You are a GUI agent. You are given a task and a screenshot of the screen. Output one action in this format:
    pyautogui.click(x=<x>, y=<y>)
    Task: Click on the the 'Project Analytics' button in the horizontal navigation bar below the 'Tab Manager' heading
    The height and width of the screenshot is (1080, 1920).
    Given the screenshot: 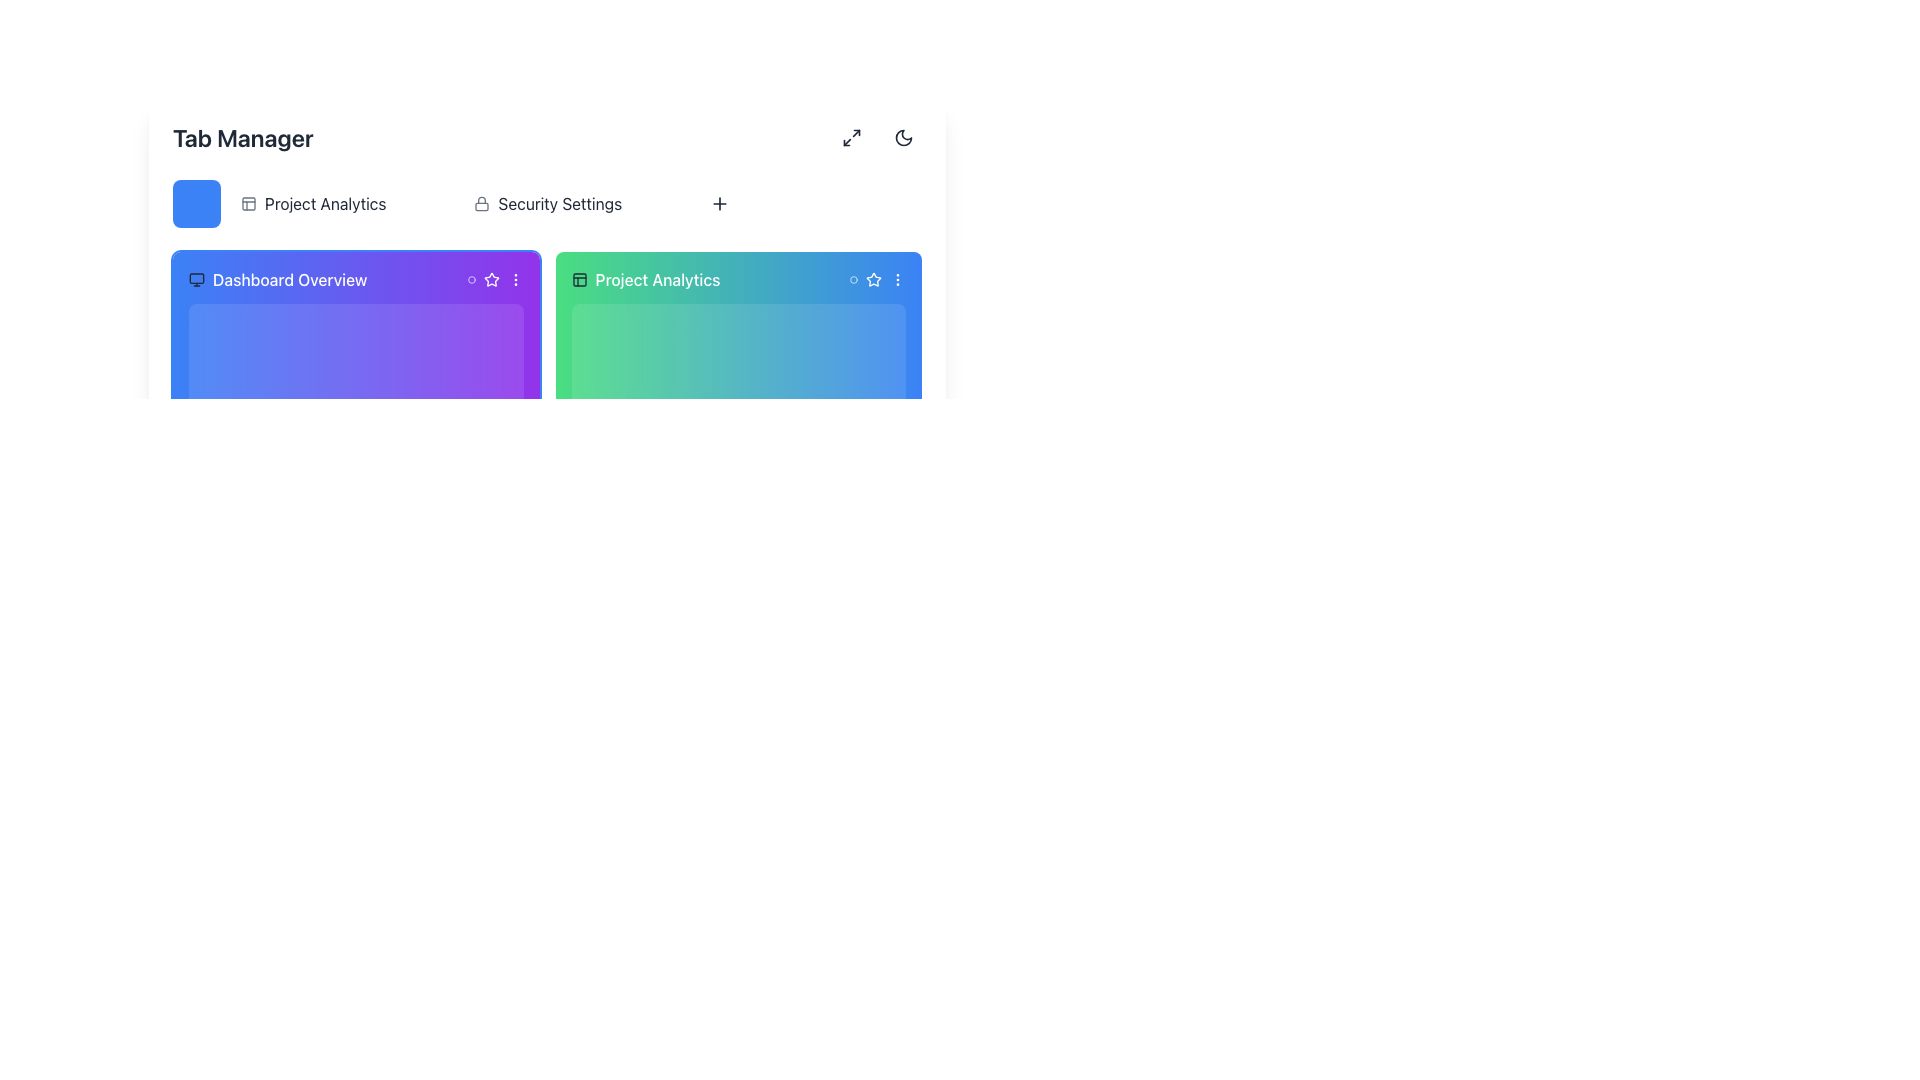 What is the action you would take?
    pyautogui.click(x=341, y=204)
    